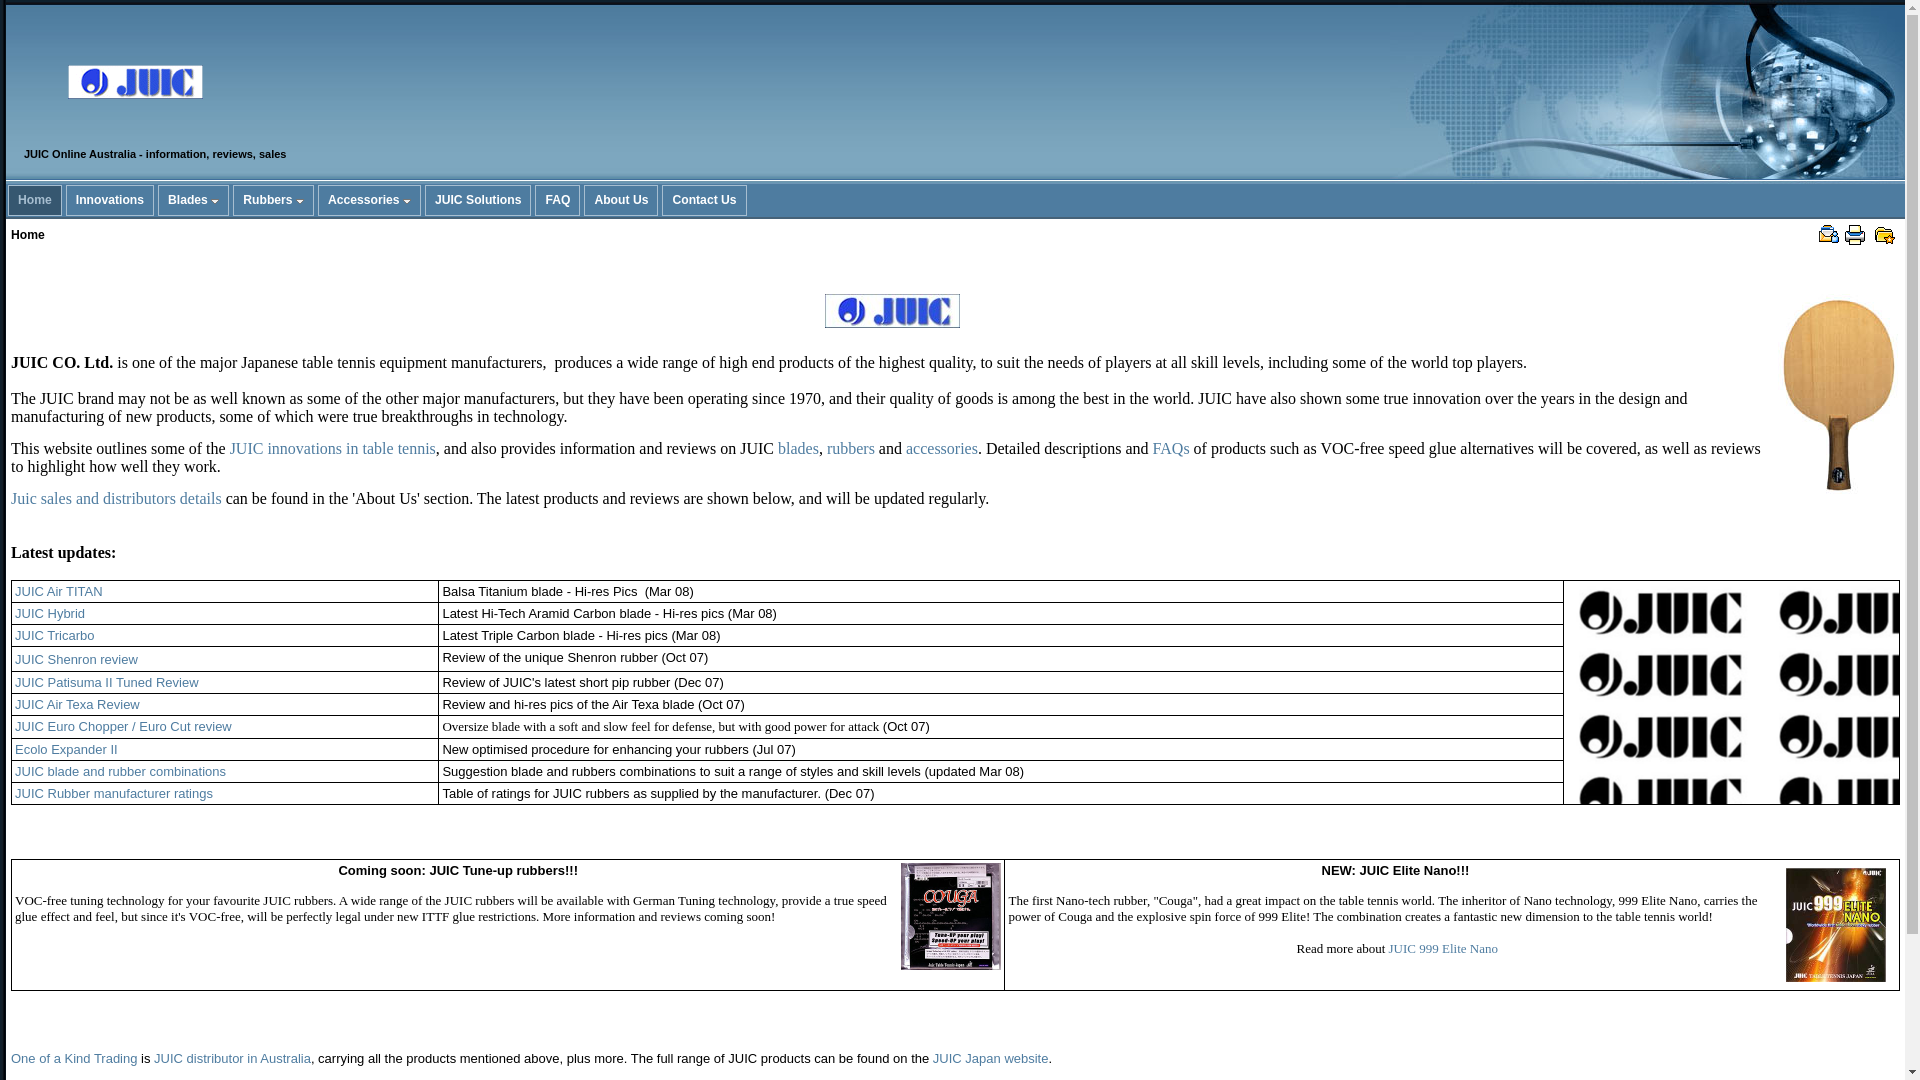  I want to click on 'FAQs', so click(1171, 447).